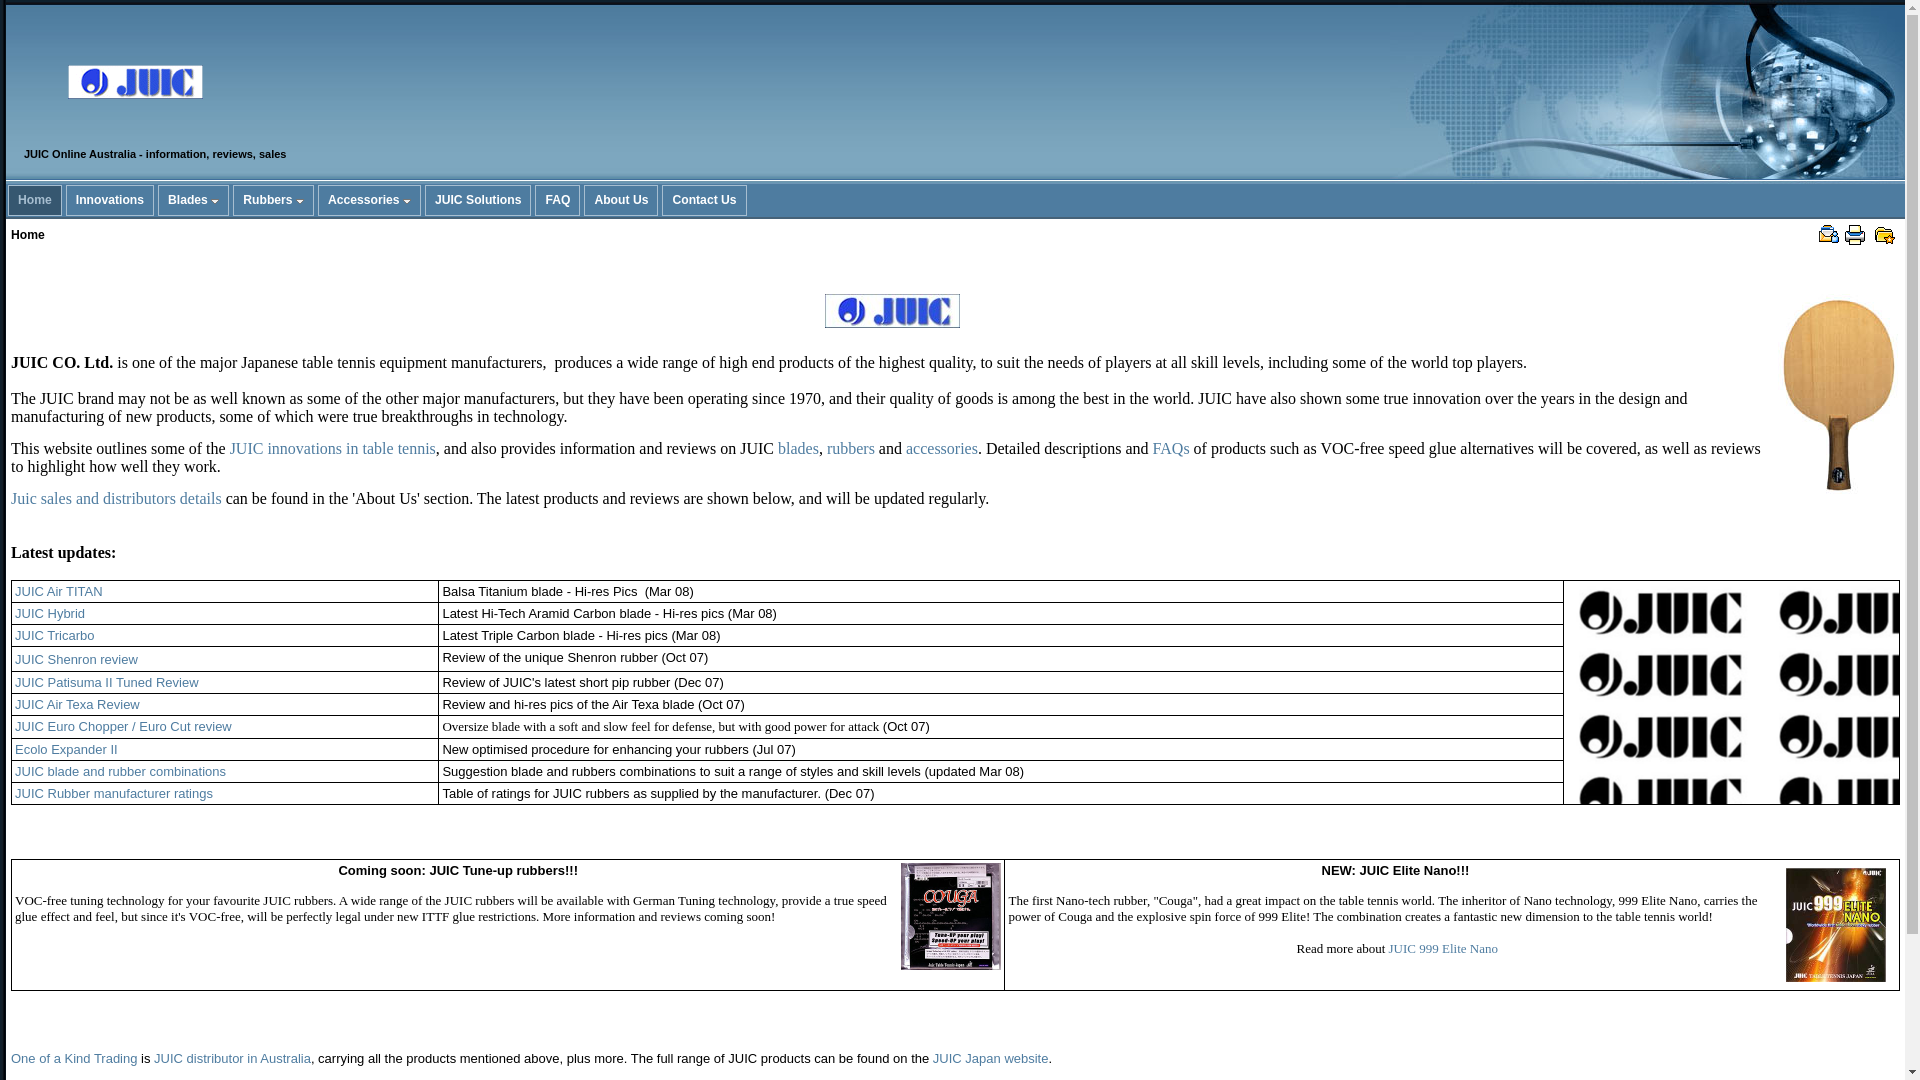  I want to click on 'FAQs', so click(1171, 447).